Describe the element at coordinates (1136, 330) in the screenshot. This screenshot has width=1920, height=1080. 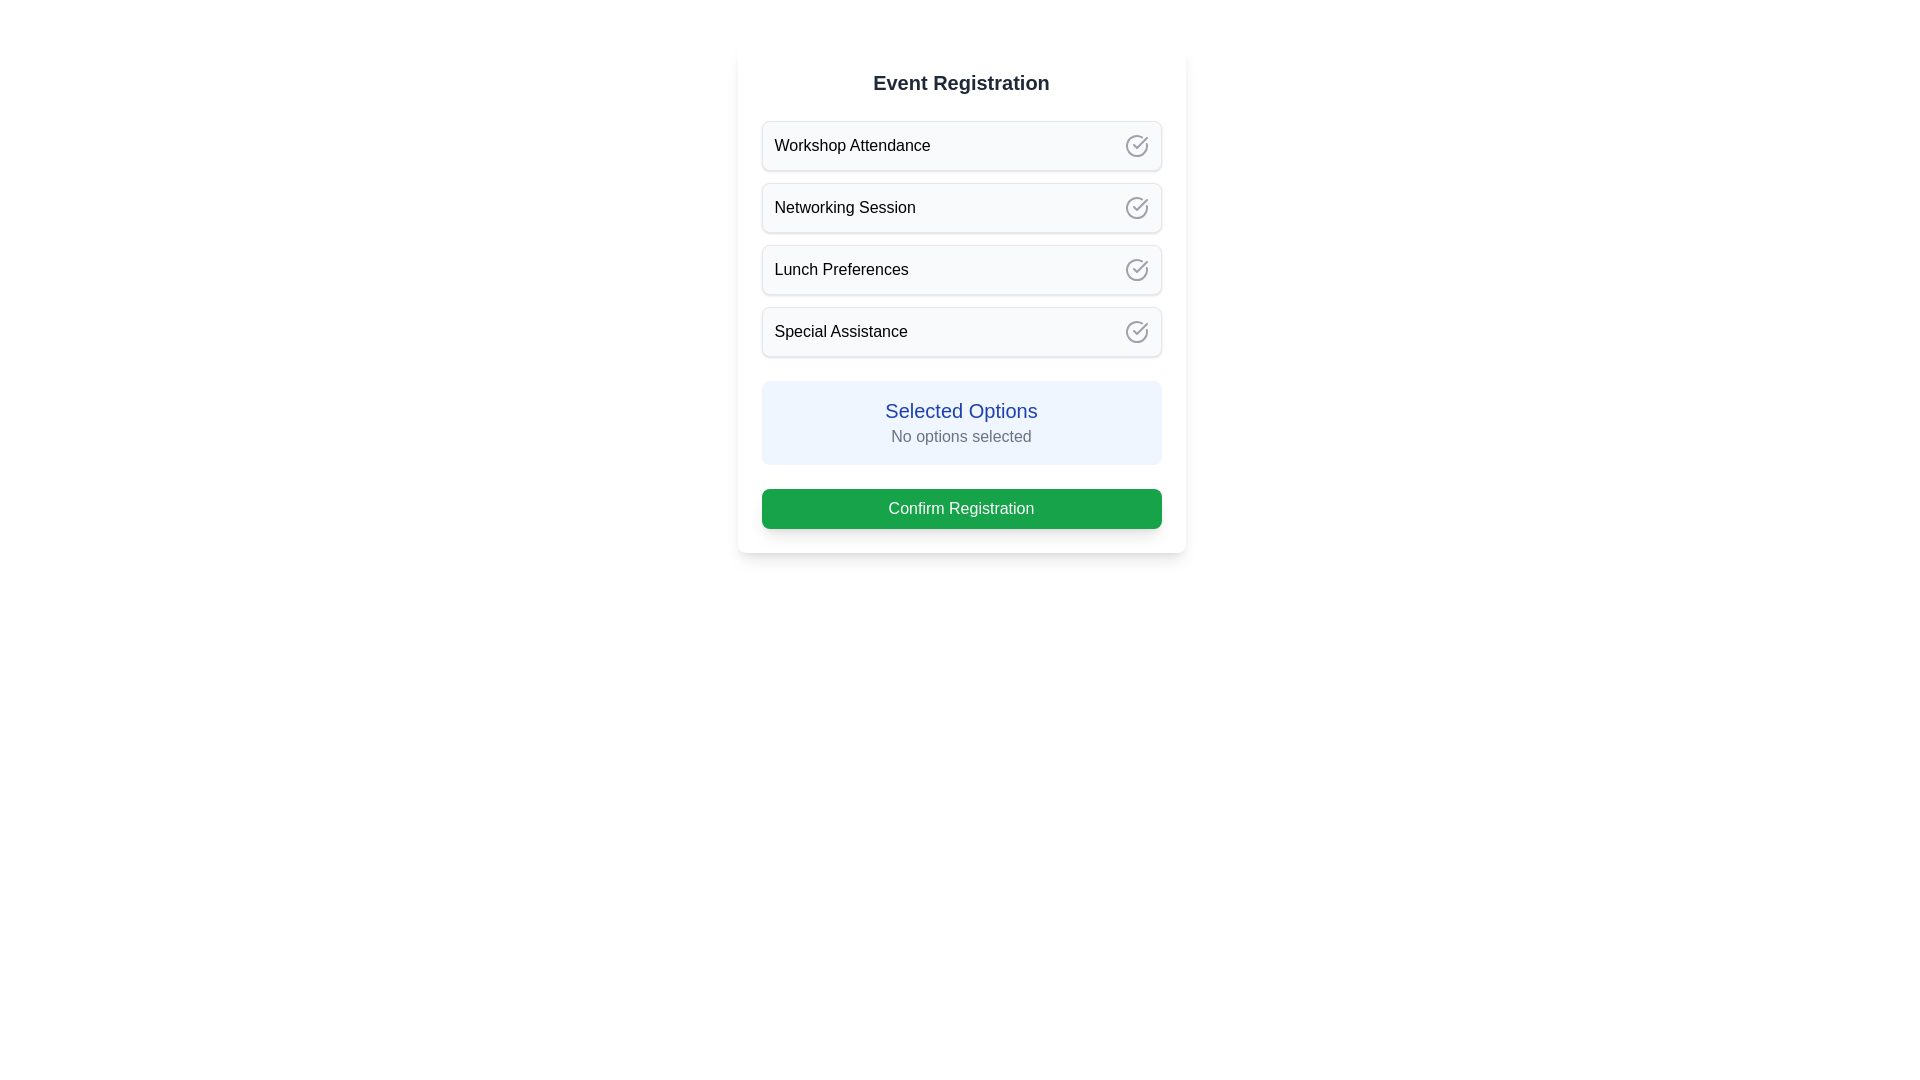
I see `the circular status indicator icon with a checkmark located at the far right of the 'Special Assistance' row` at that location.